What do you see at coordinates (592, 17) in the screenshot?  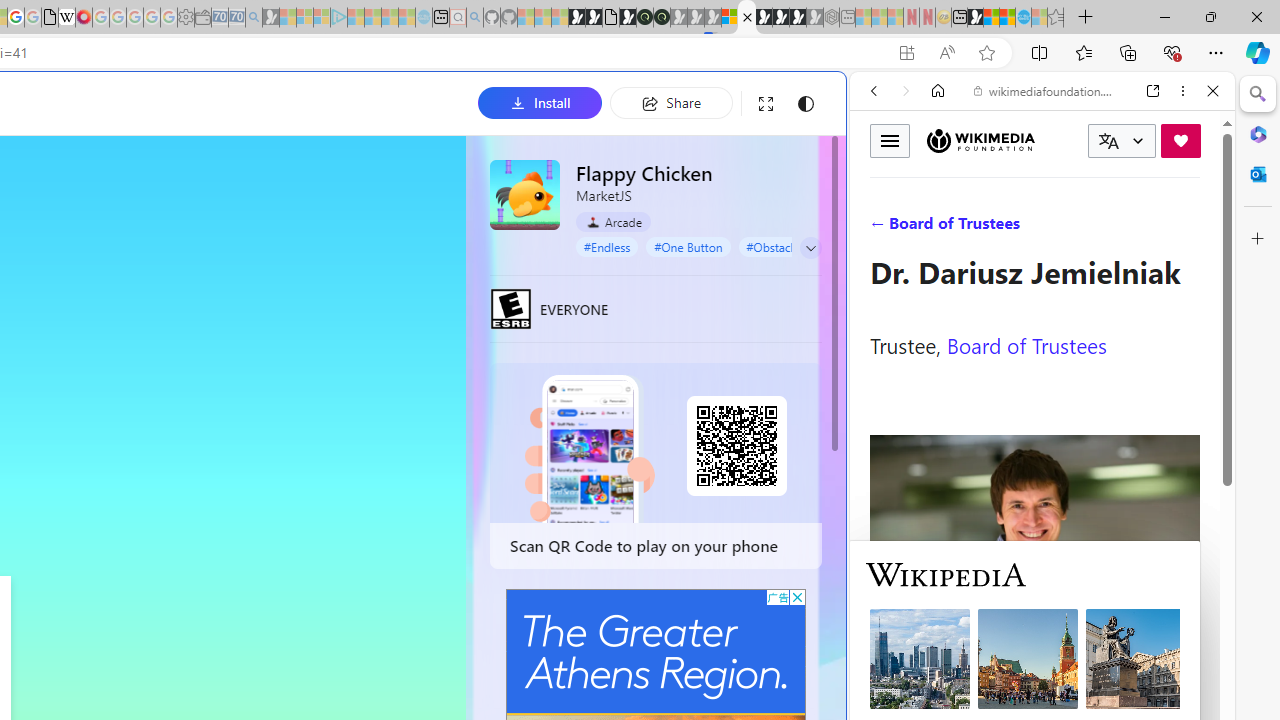 I see `'Play Zoo Boom in your browser | Games from Microsoft Start'` at bounding box center [592, 17].